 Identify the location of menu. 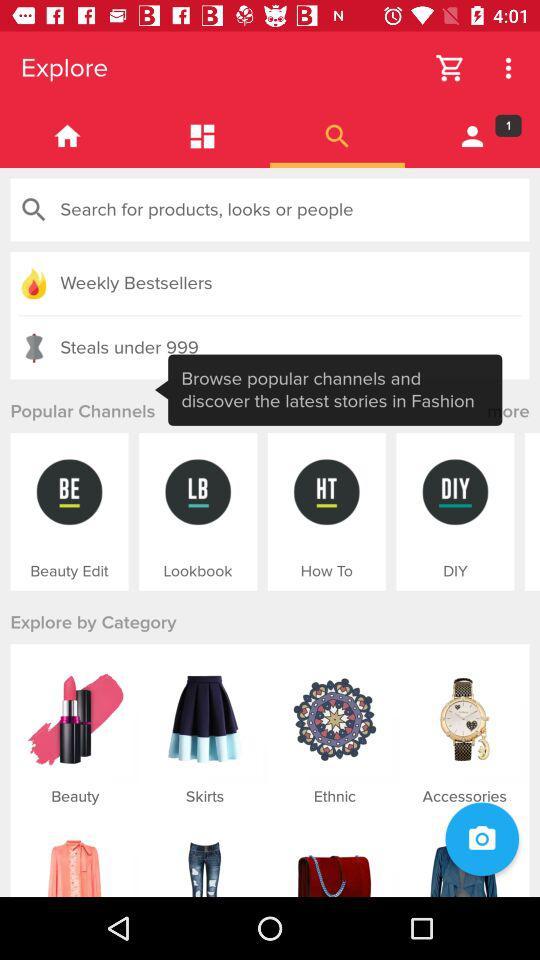
(202, 135).